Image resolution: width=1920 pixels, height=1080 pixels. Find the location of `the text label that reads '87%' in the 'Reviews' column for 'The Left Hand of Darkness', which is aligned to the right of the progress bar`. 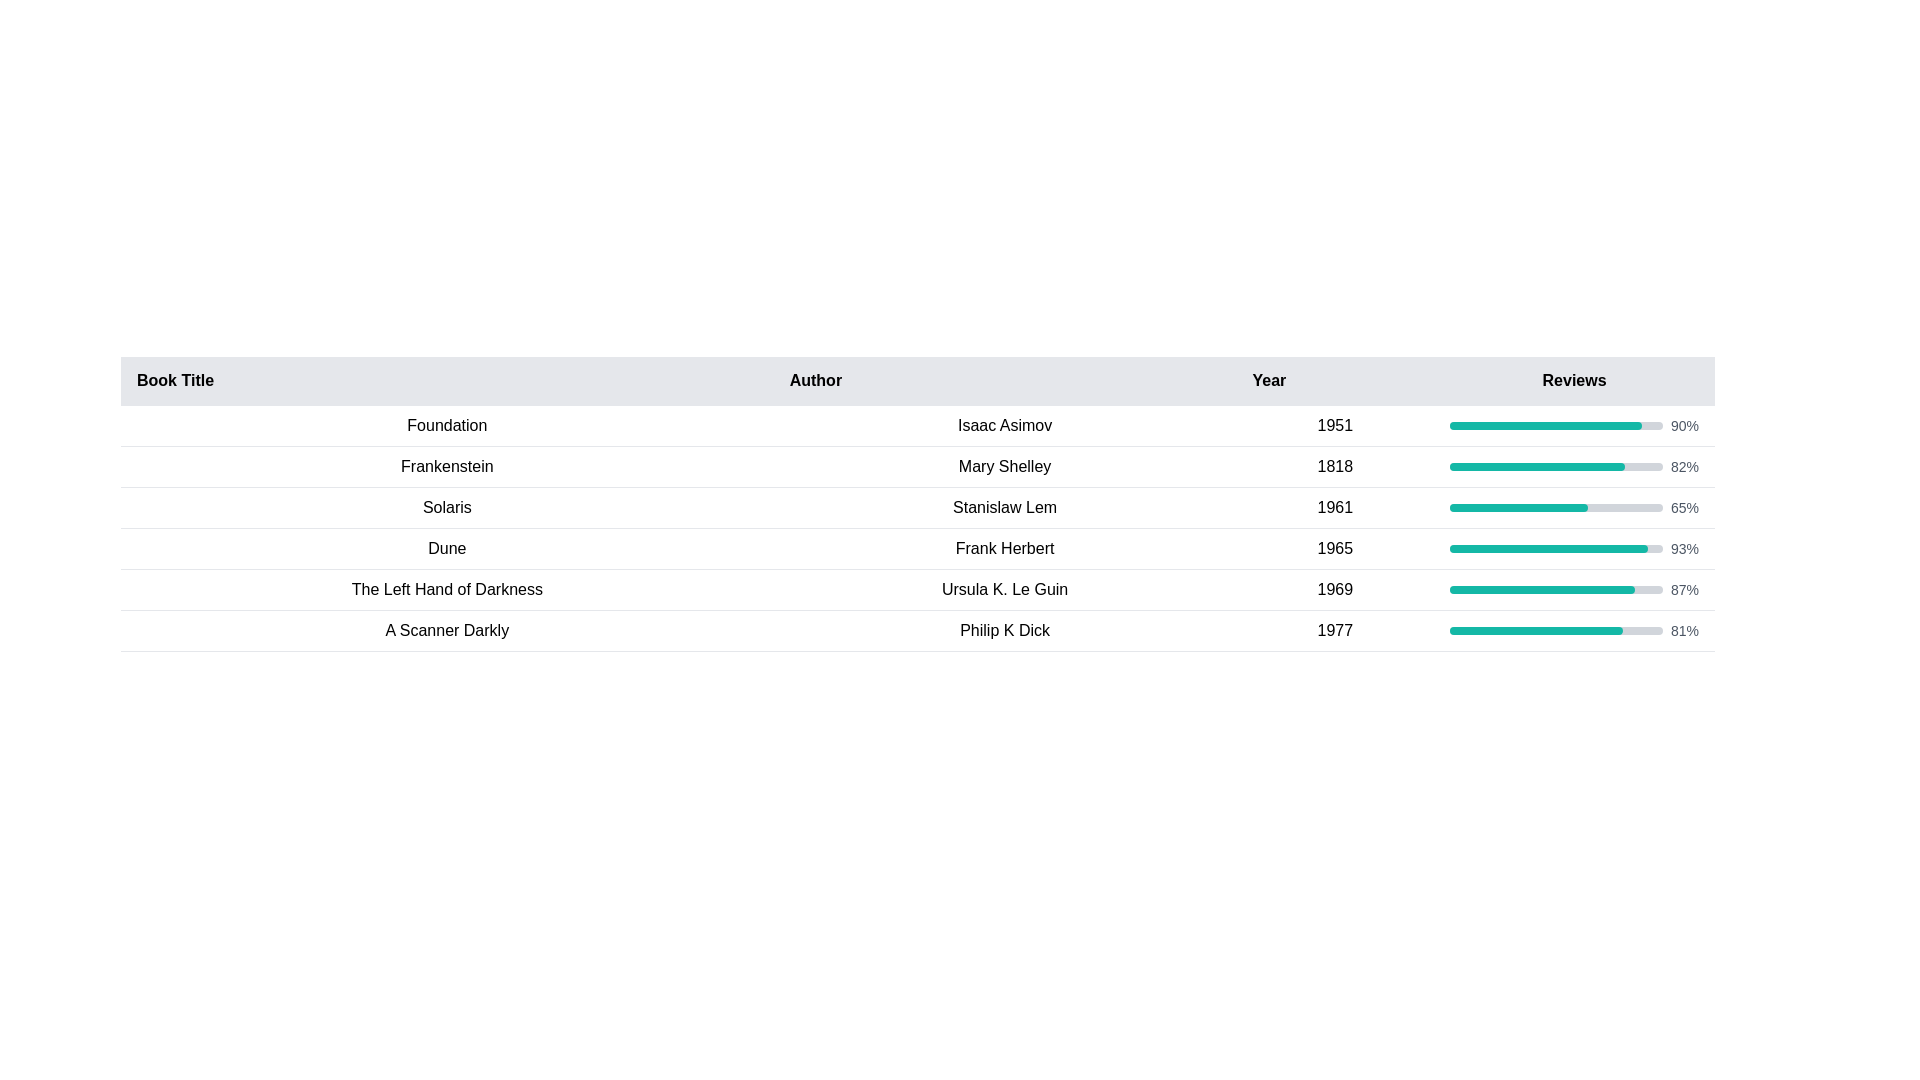

the text label that reads '87%' in the 'Reviews' column for 'The Left Hand of Darkness', which is aligned to the right of the progress bar is located at coordinates (1683, 589).